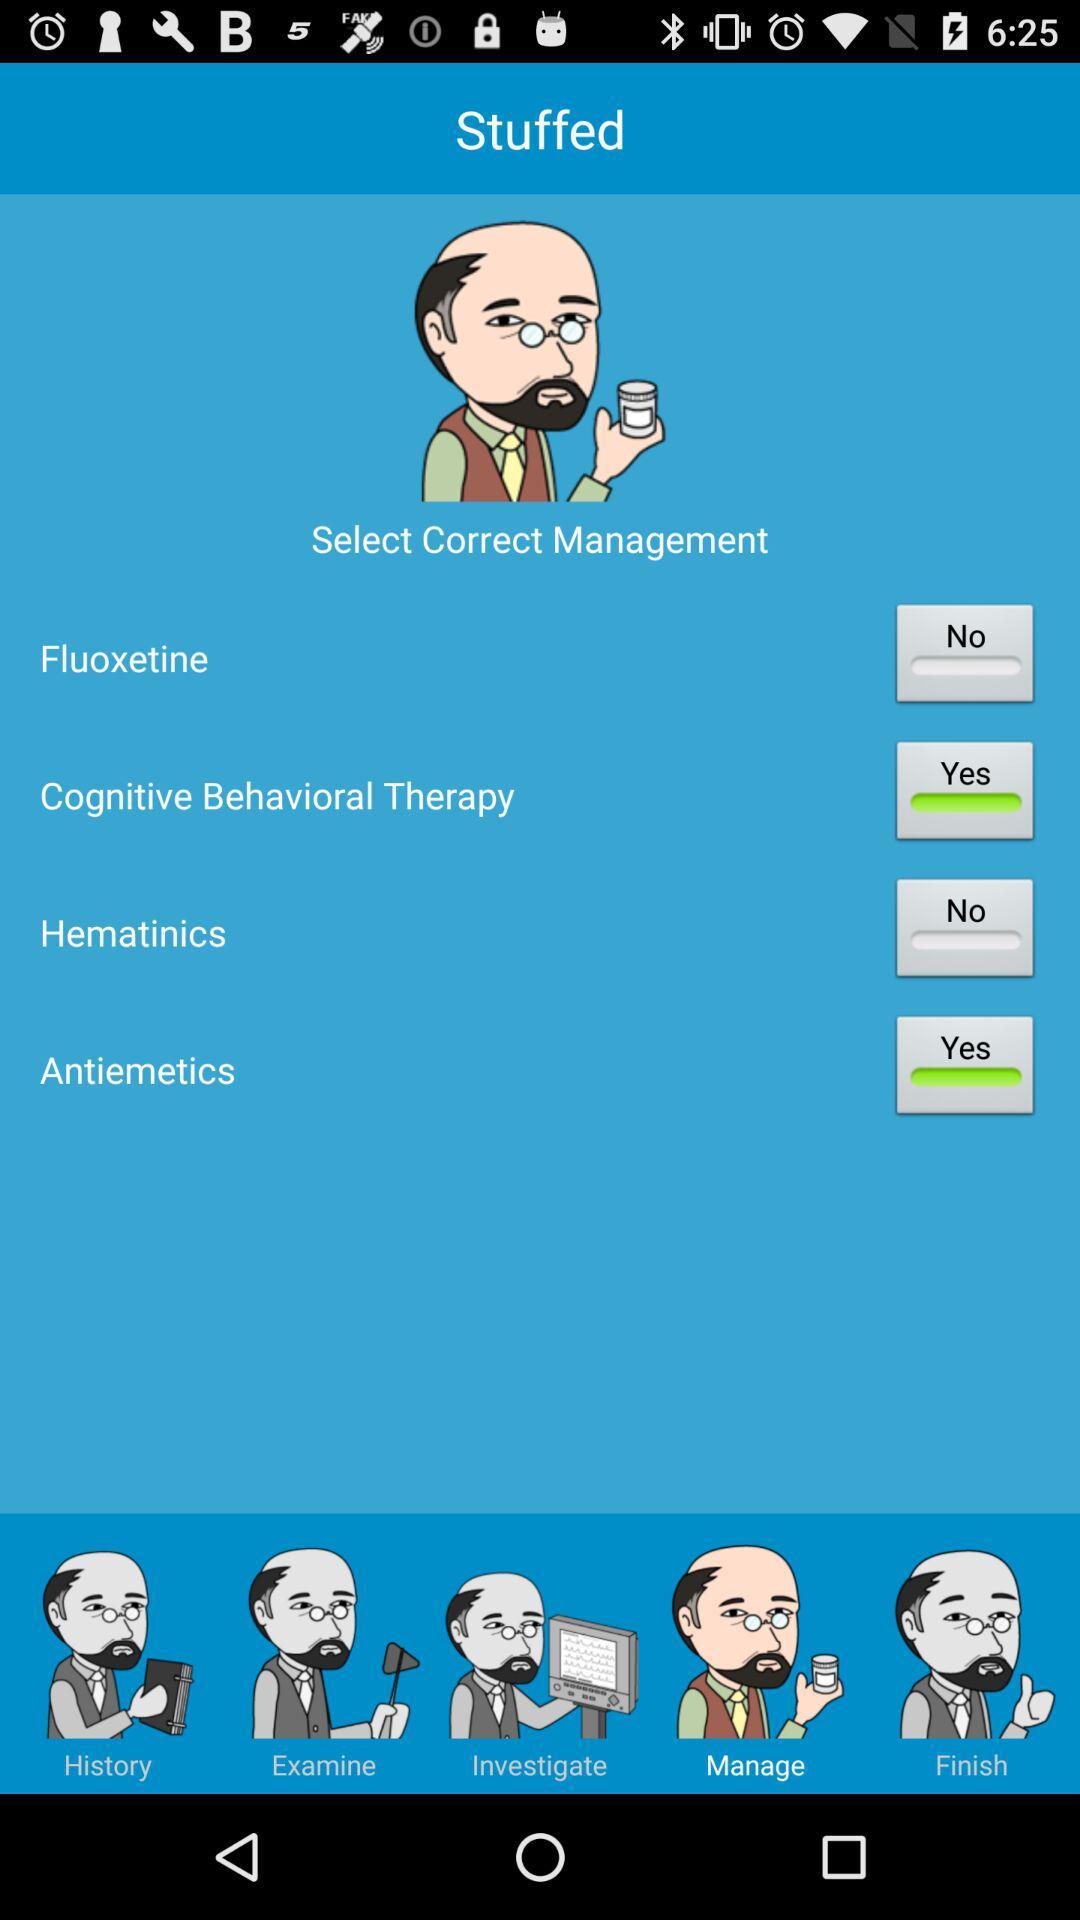 Image resolution: width=1080 pixels, height=1920 pixels. What do you see at coordinates (971, 1653) in the screenshot?
I see `app below antiemetics` at bounding box center [971, 1653].